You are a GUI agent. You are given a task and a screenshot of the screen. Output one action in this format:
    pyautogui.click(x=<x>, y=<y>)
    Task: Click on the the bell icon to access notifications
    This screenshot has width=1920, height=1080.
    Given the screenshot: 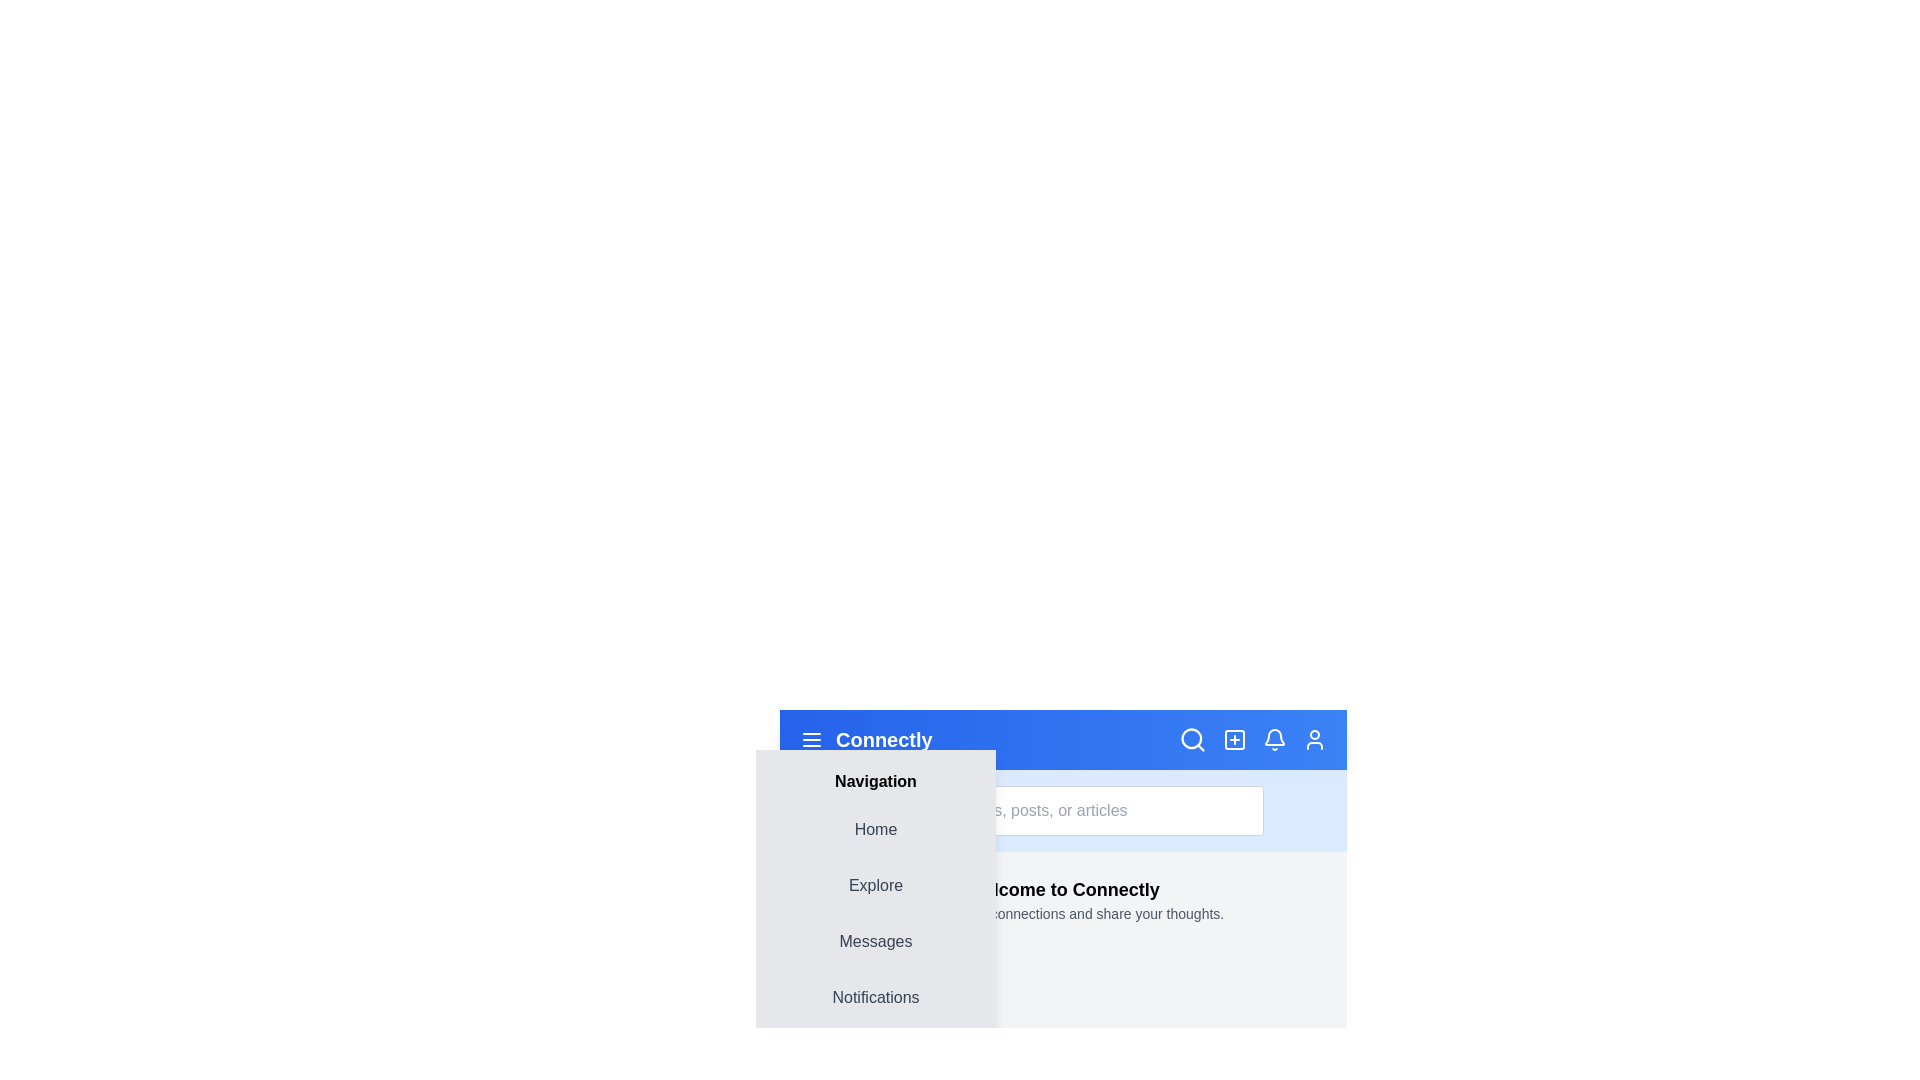 What is the action you would take?
    pyautogui.click(x=1274, y=740)
    